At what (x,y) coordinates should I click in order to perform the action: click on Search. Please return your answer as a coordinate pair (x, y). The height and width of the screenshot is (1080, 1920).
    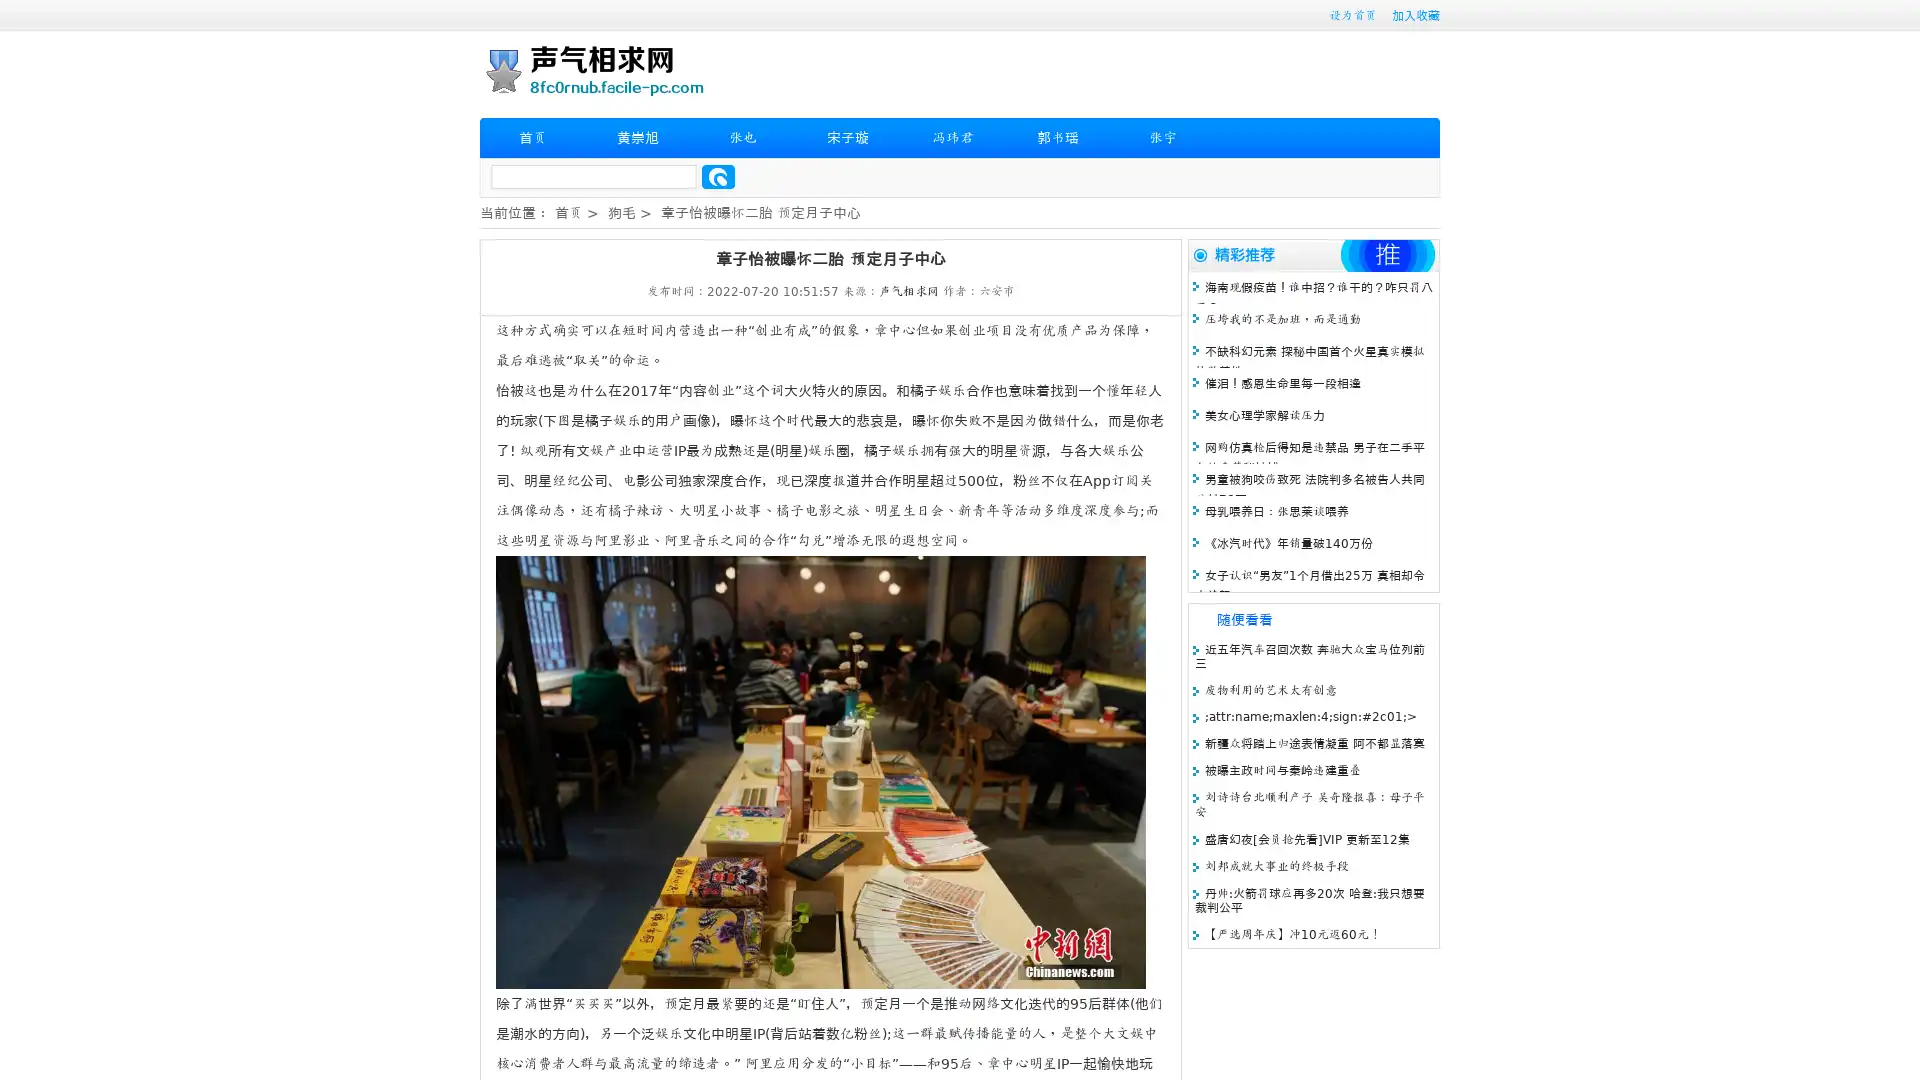
    Looking at the image, I should click on (718, 176).